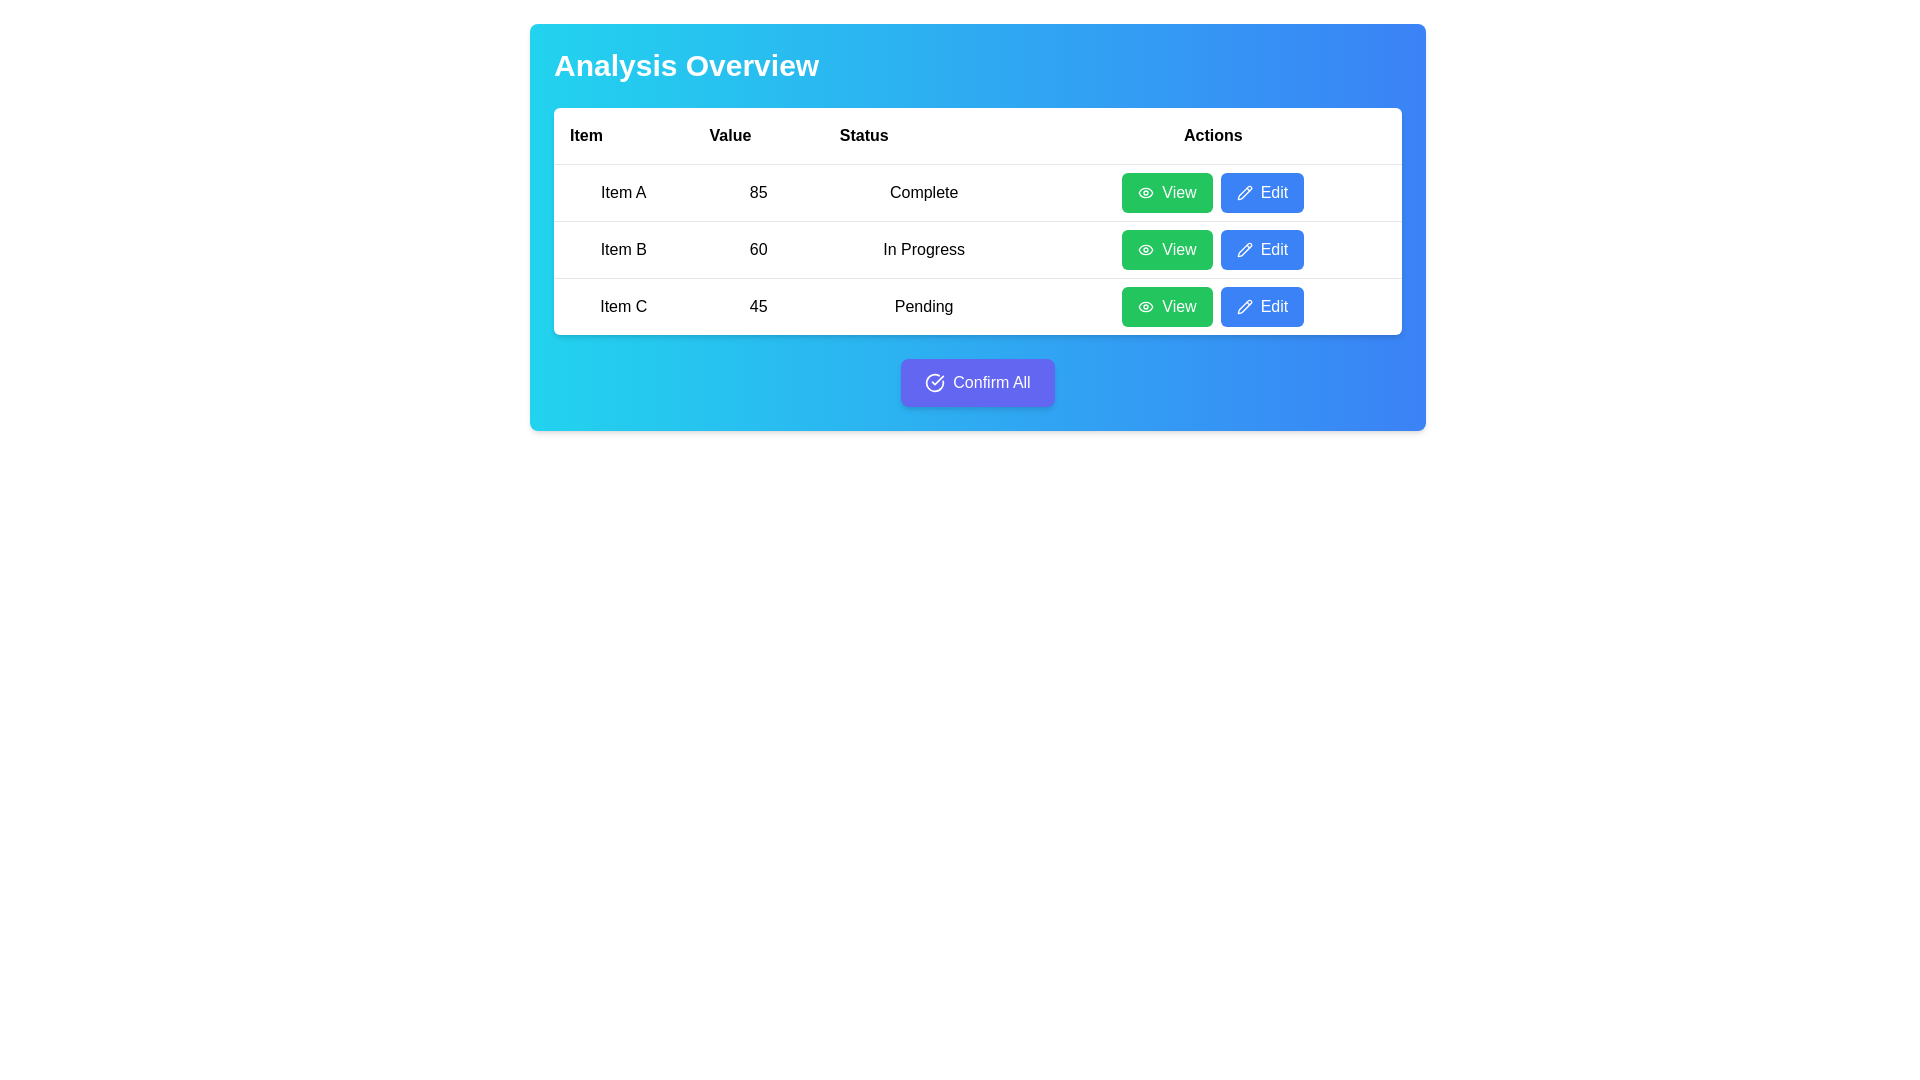 The width and height of the screenshot is (1920, 1080). I want to click on the text display showing the numeric value '60' in the 'Value' column of the row labeled 'Item B', so click(757, 249).